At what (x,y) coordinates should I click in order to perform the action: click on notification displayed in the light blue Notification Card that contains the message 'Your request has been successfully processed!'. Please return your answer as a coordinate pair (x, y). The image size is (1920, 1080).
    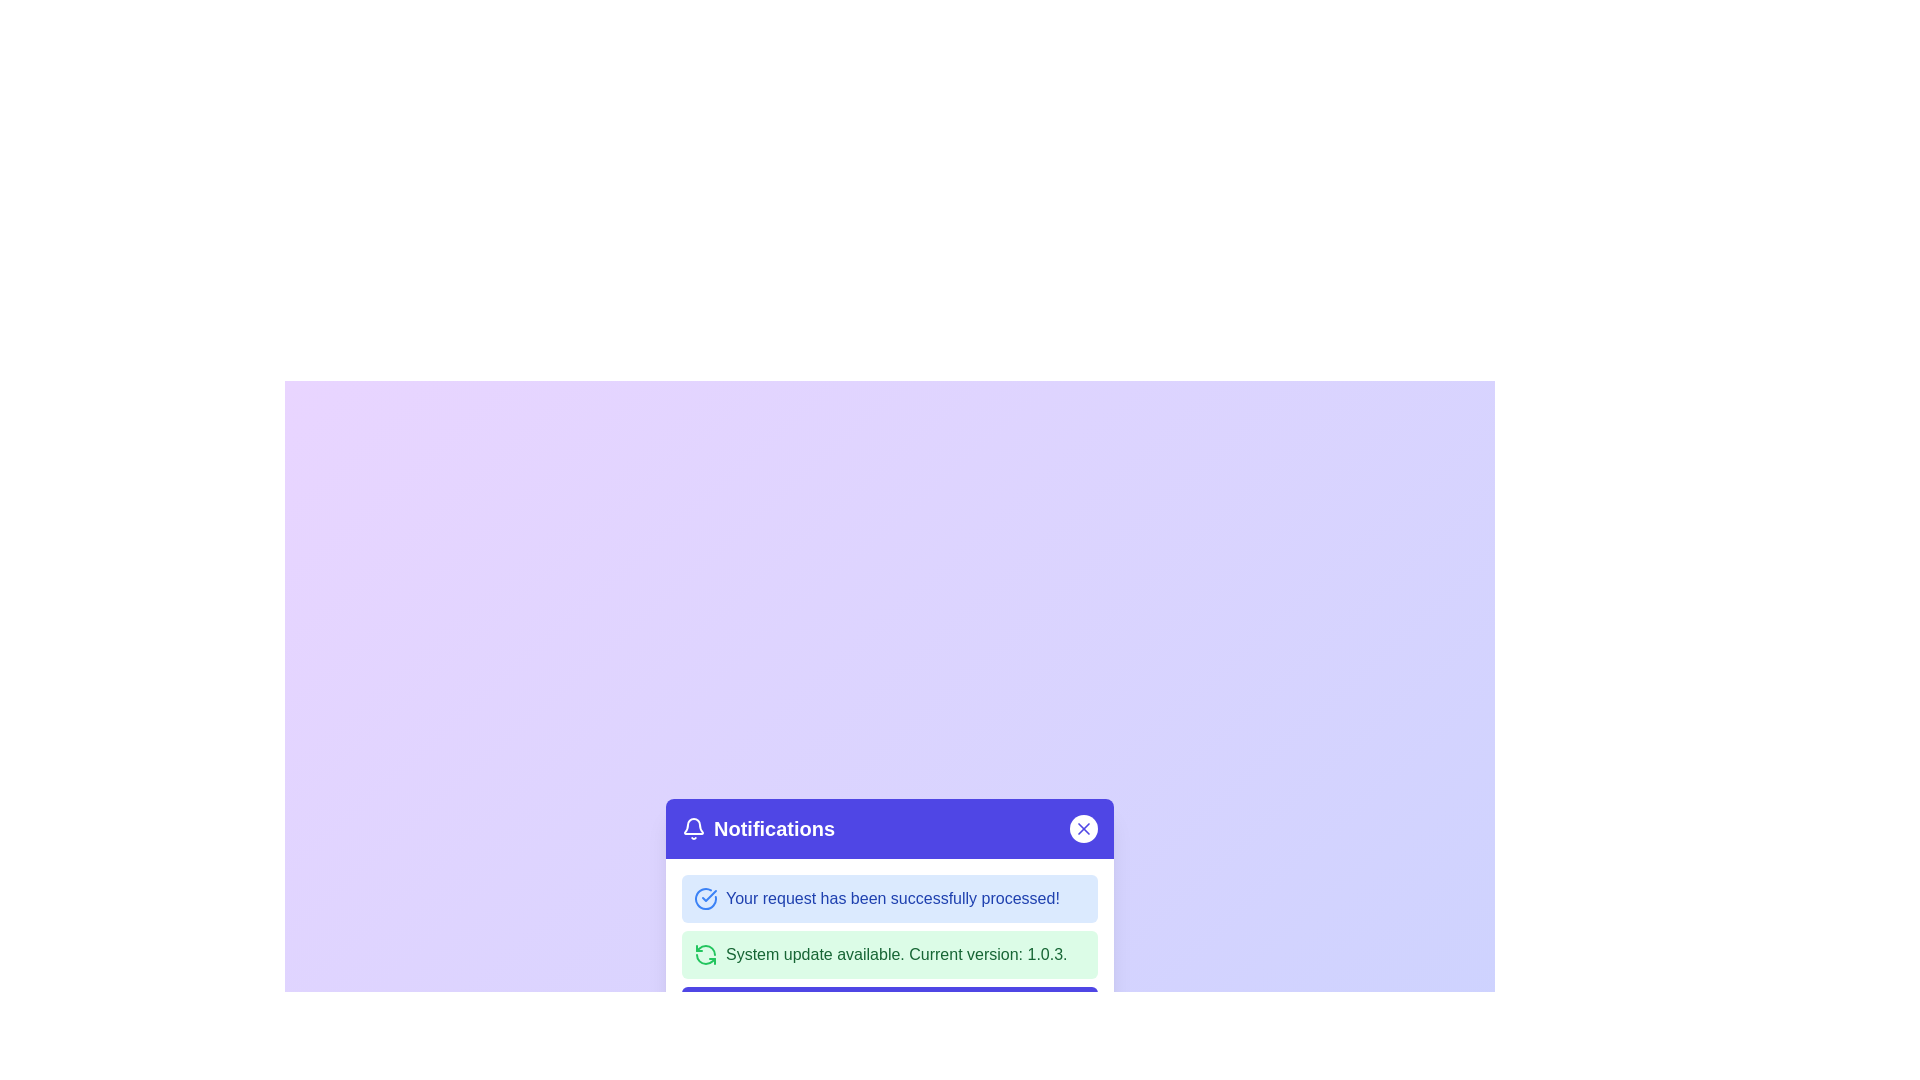
    Looking at the image, I should click on (888, 897).